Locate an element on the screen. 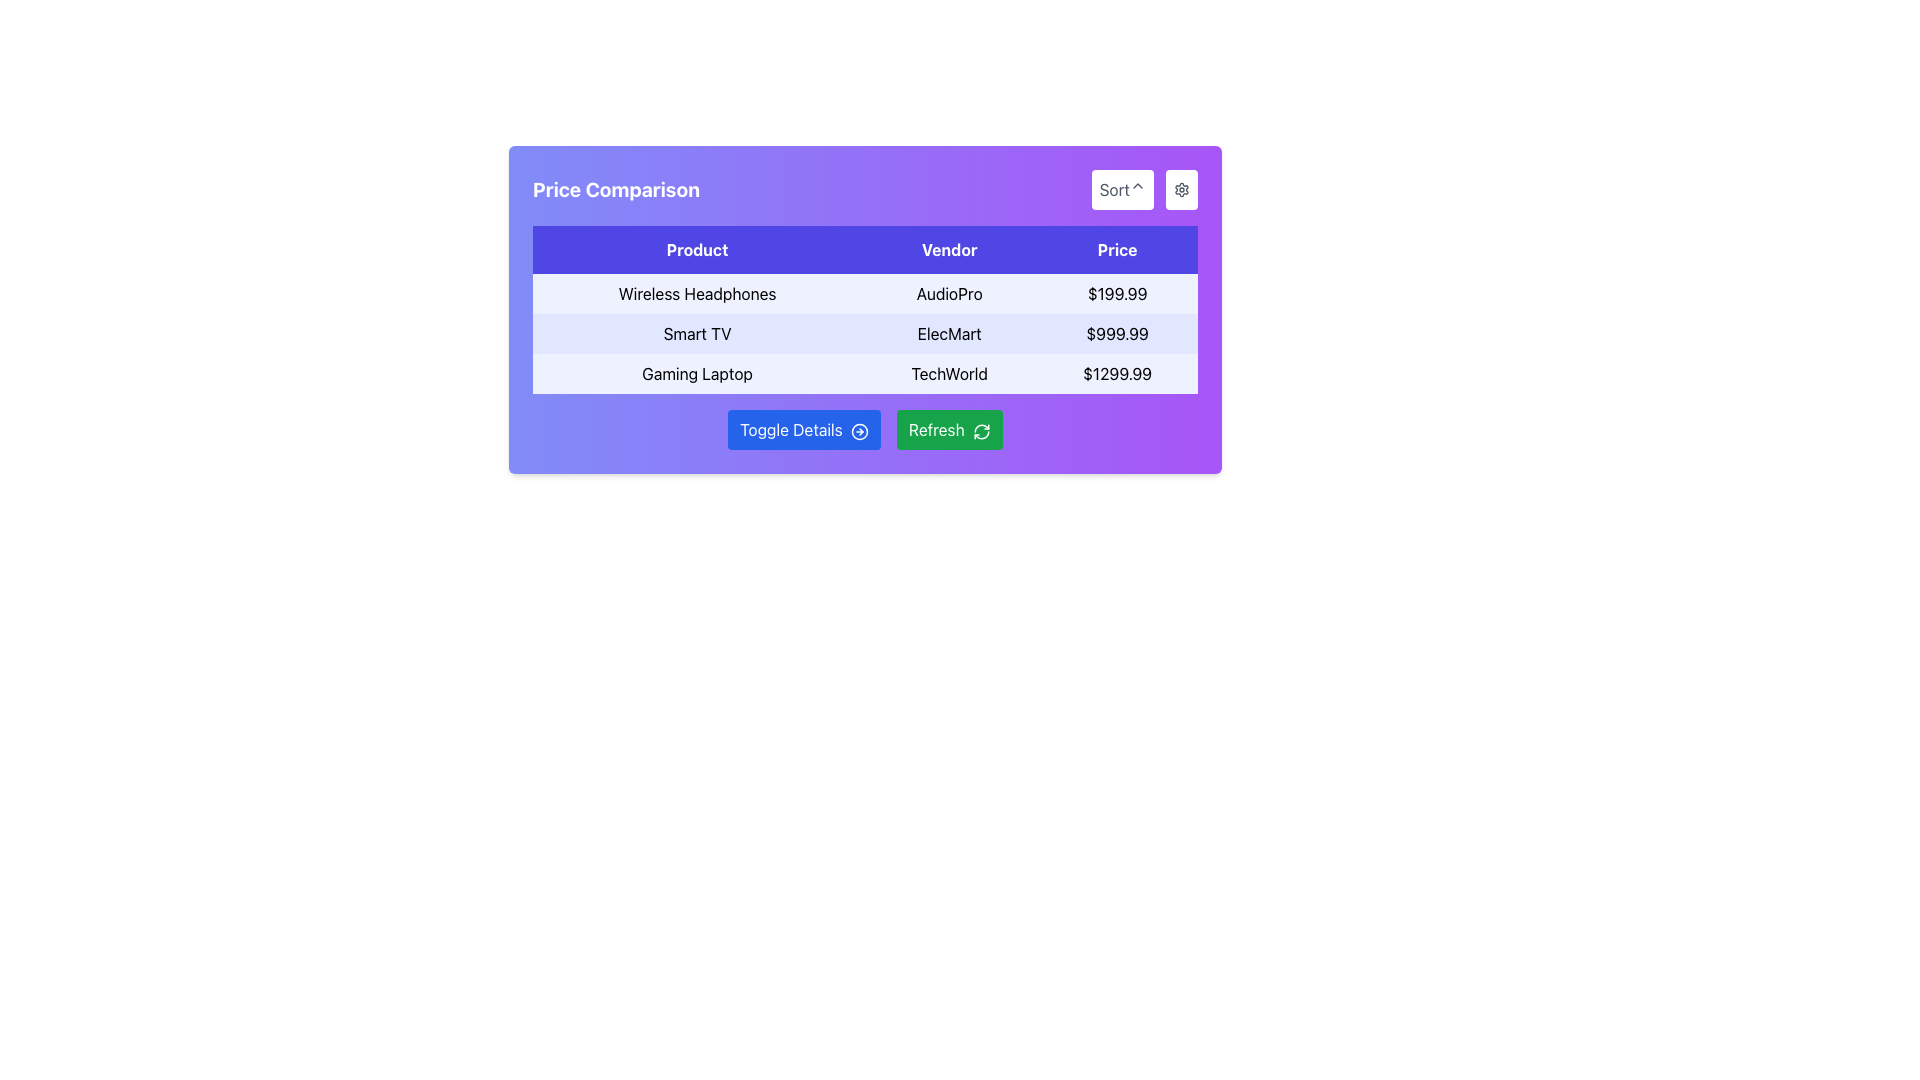 This screenshot has height=1080, width=1920. the text label 'ElecMart' which identifies the vendor associated with the product 'Smart TV' in the table row is located at coordinates (948, 333).